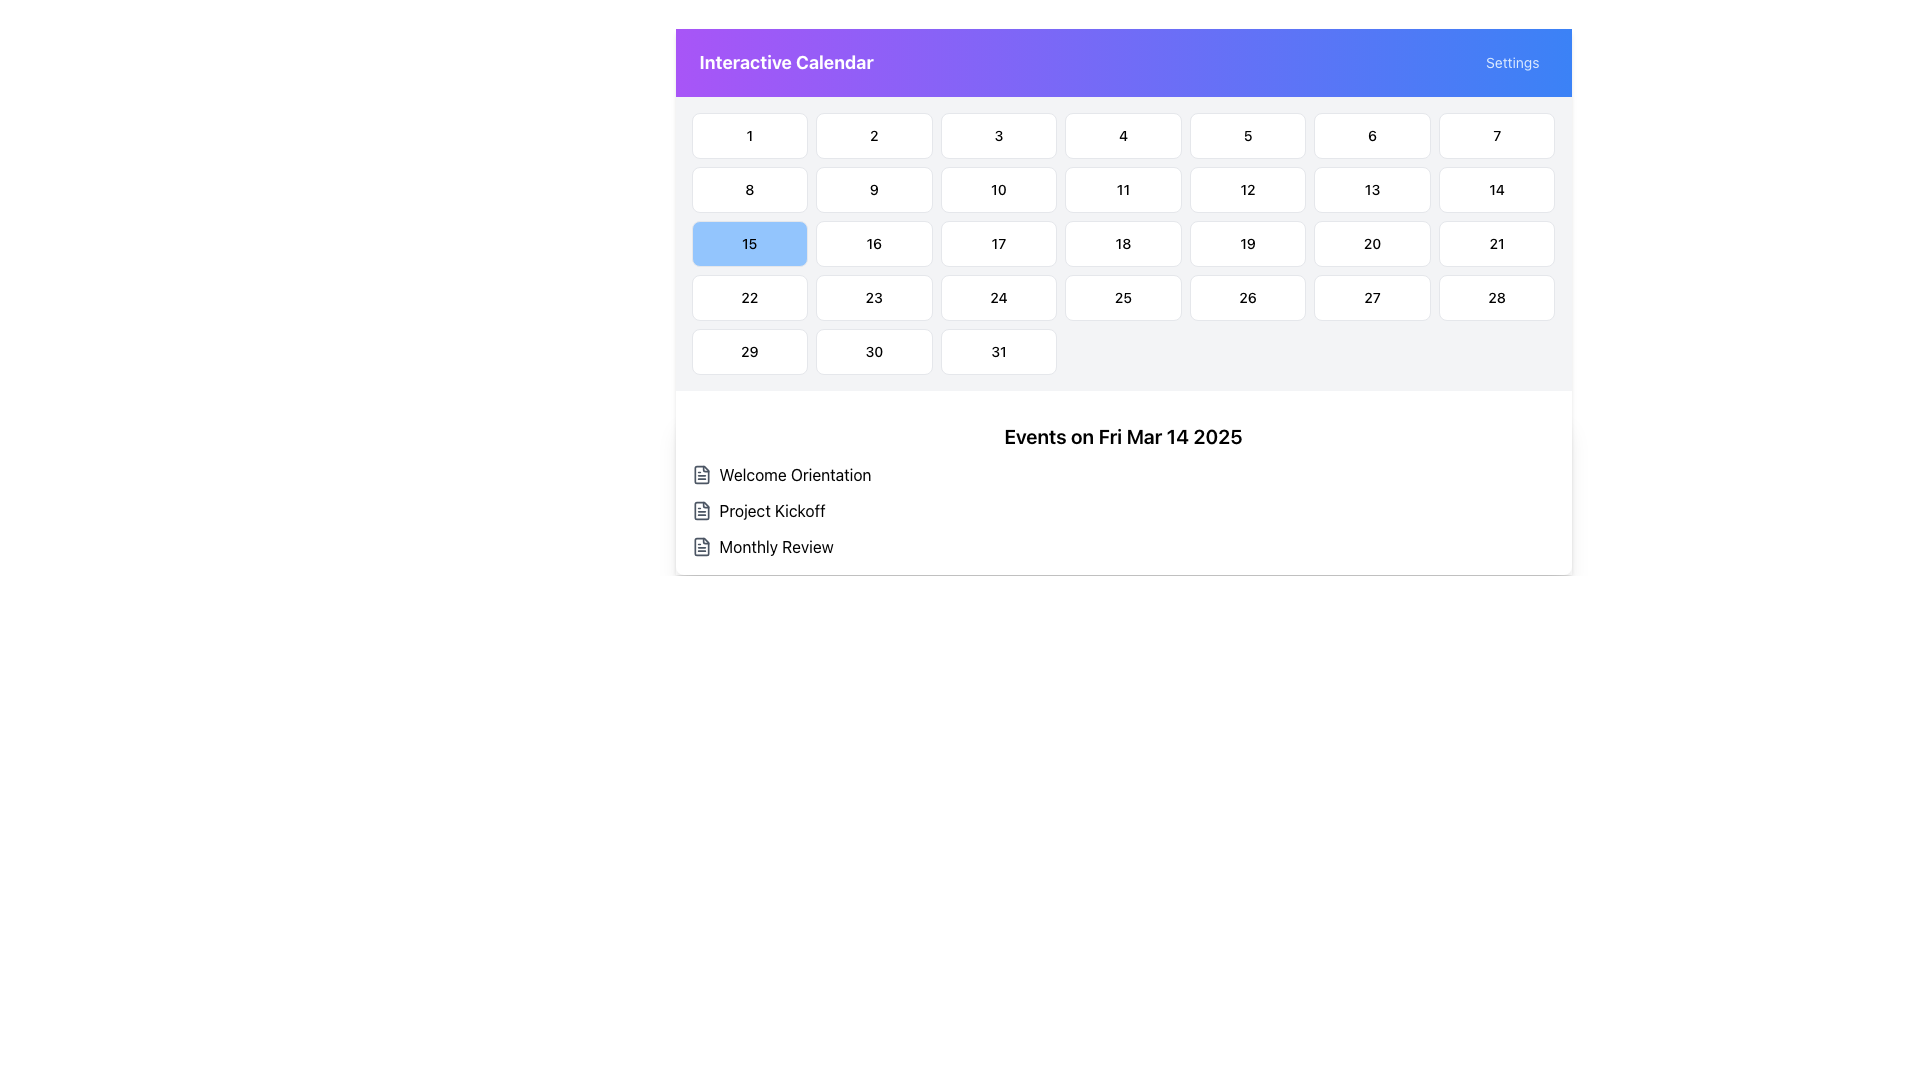 This screenshot has width=1920, height=1080. I want to click on the text displaying the number '21' located in the 21st cell of the calendar grid in the third row and seventh column, so click(1497, 242).